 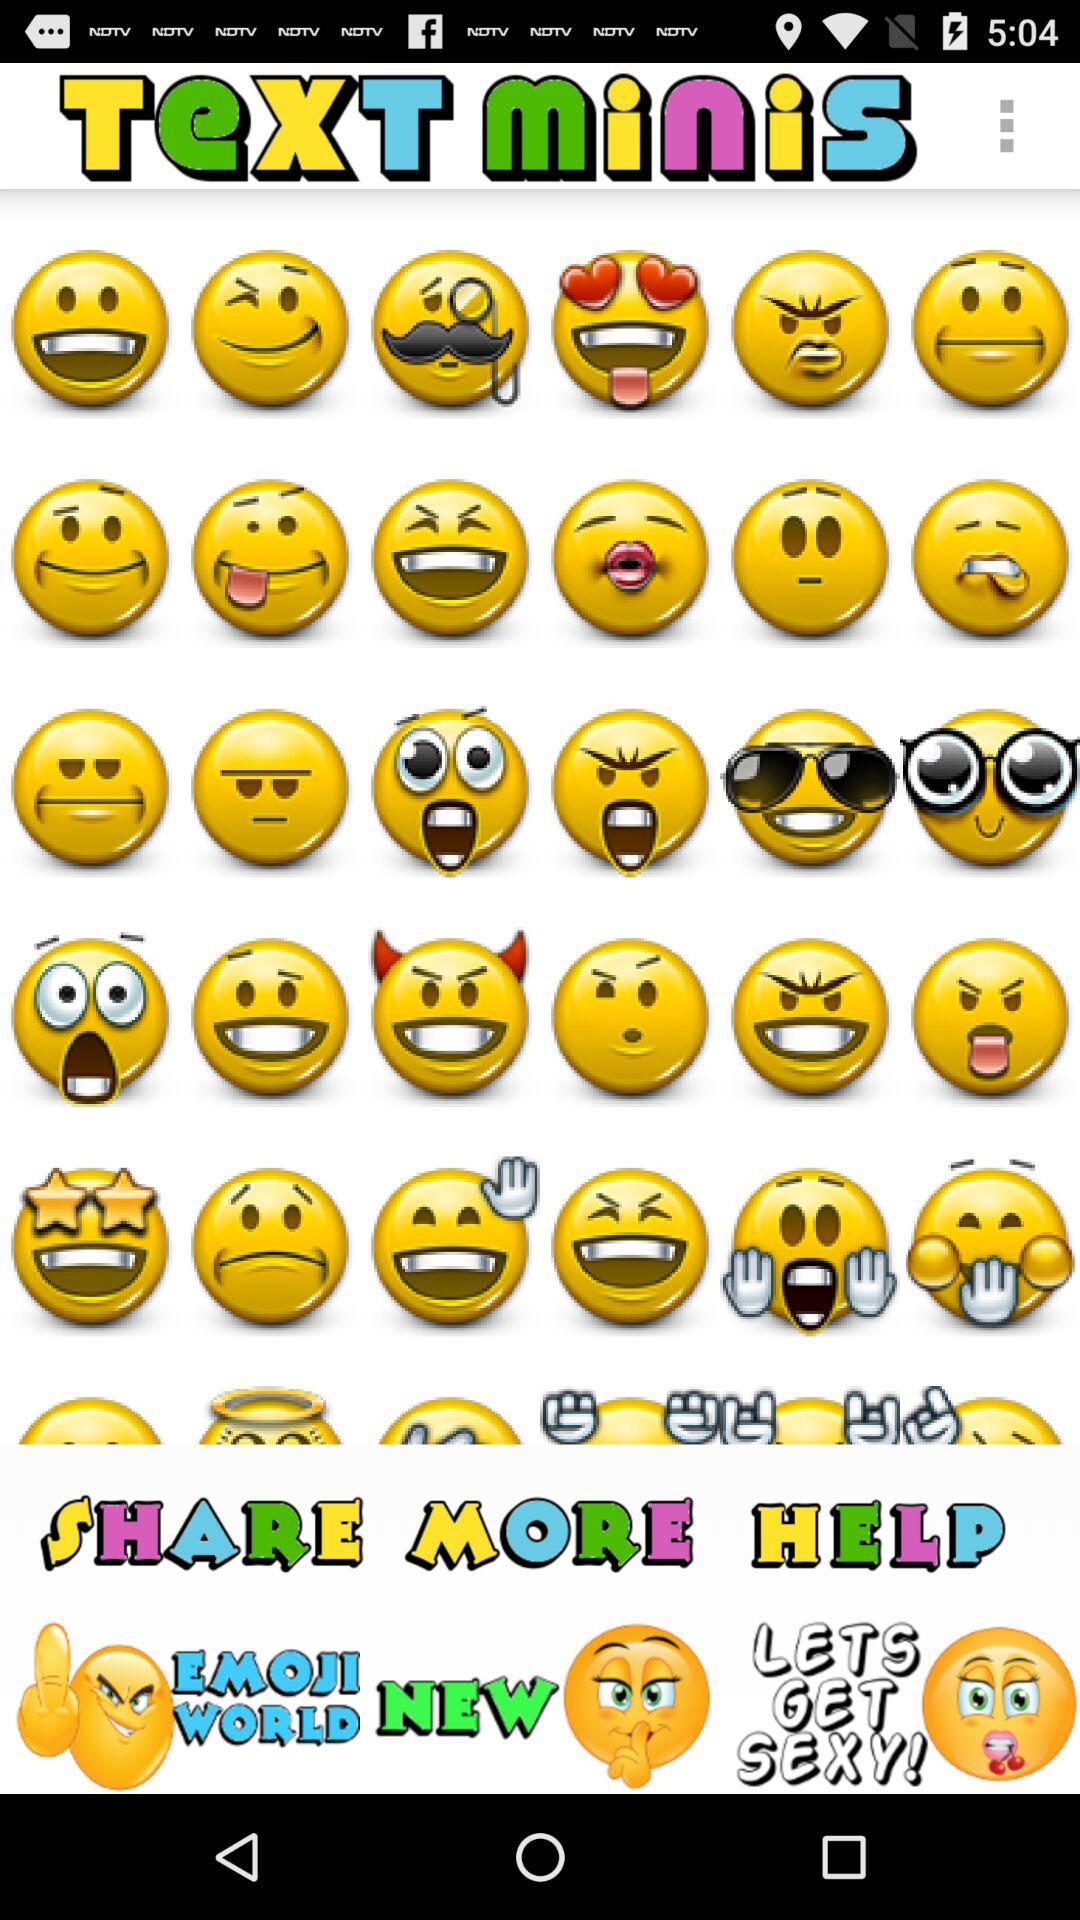 I want to click on item, so click(x=906, y=1705).